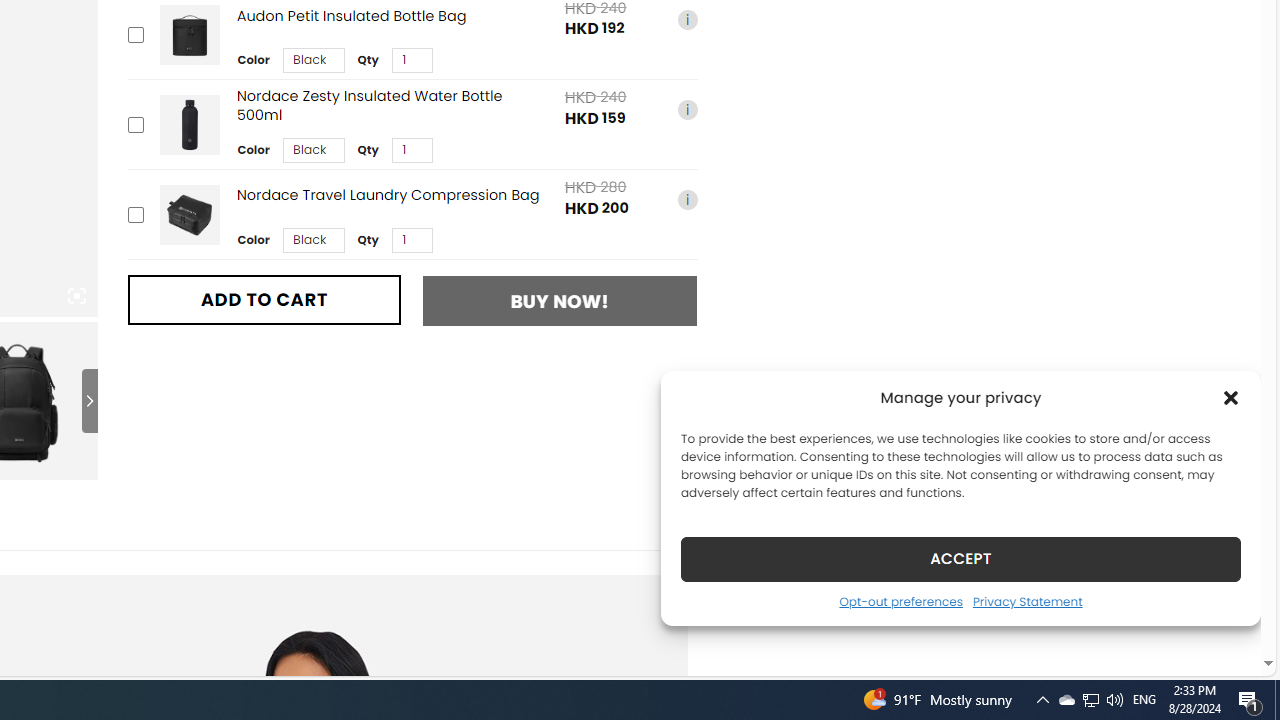 This screenshot has width=1280, height=720. What do you see at coordinates (560, 301) in the screenshot?
I see `'BUY NOW!'` at bounding box center [560, 301].